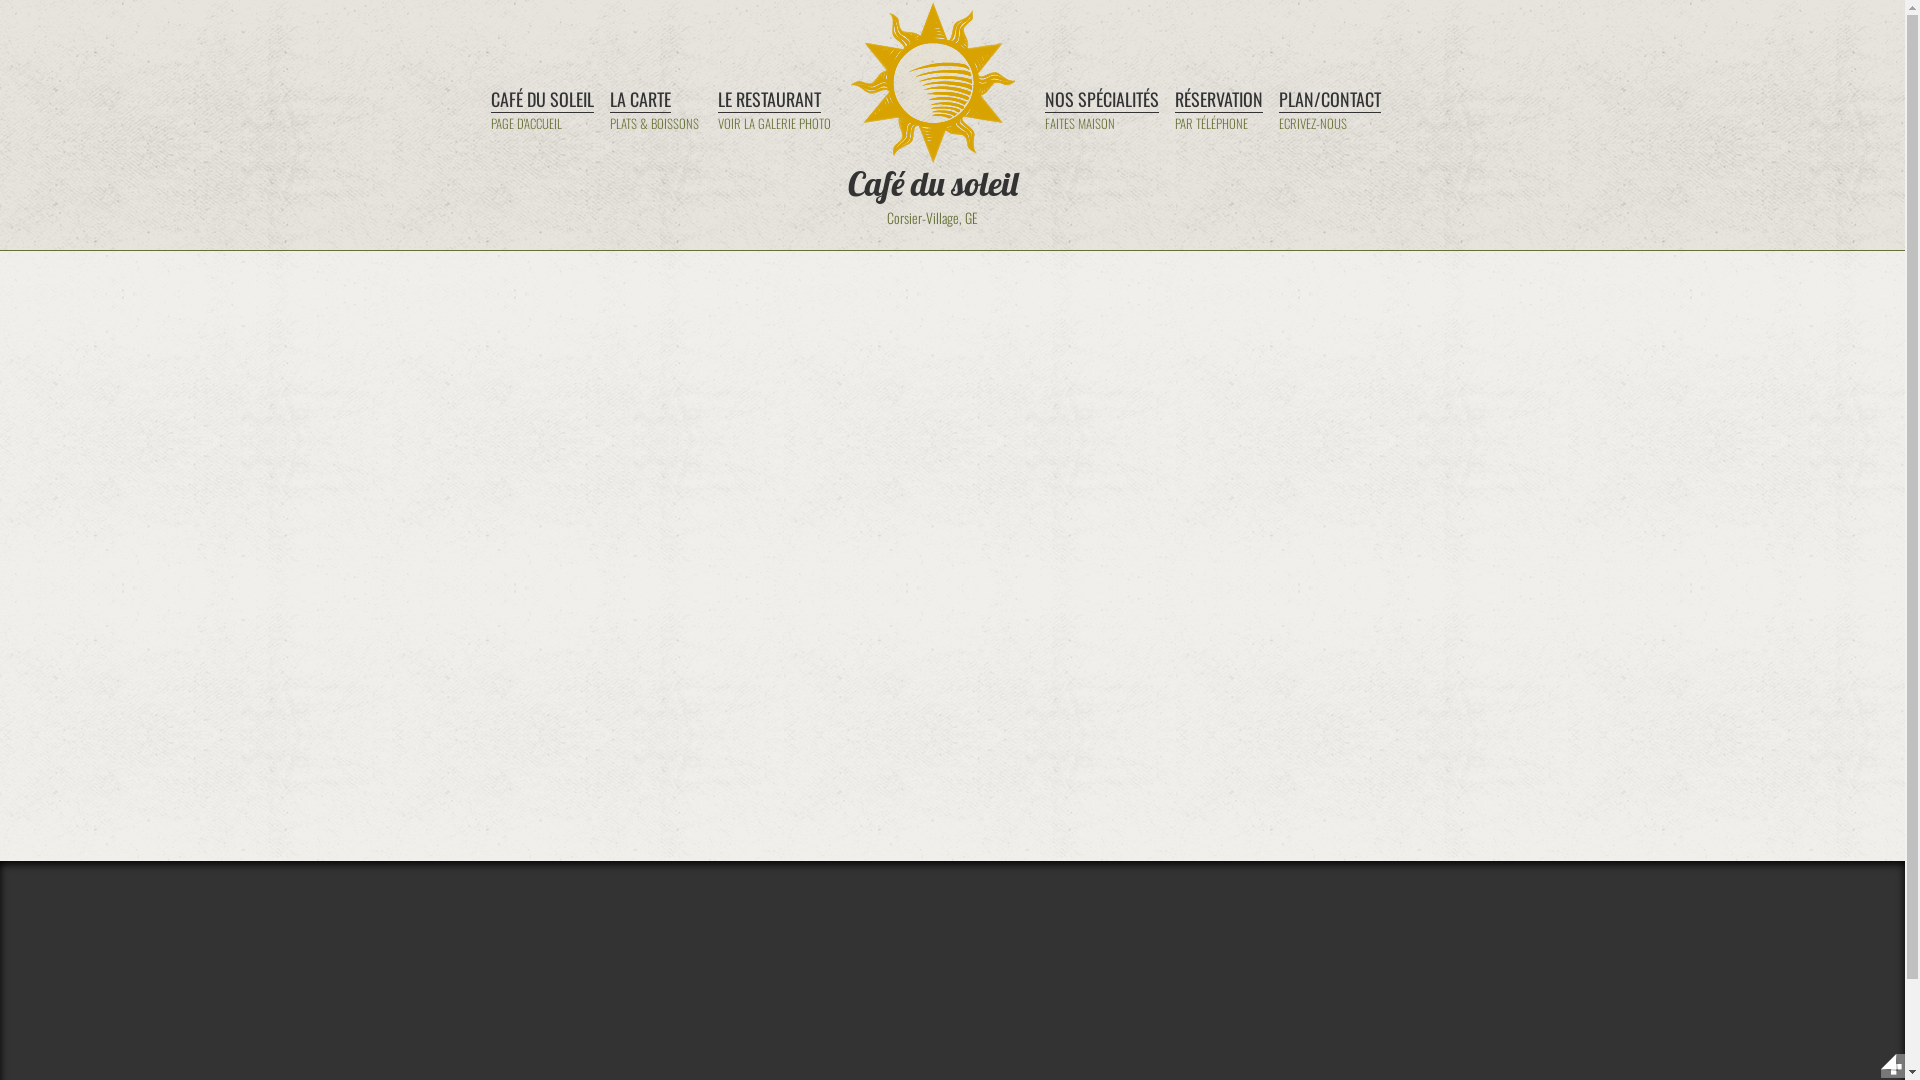 This screenshot has width=1920, height=1080. Describe the element at coordinates (656, 114) in the screenshot. I see `'LA CARTE` at that location.